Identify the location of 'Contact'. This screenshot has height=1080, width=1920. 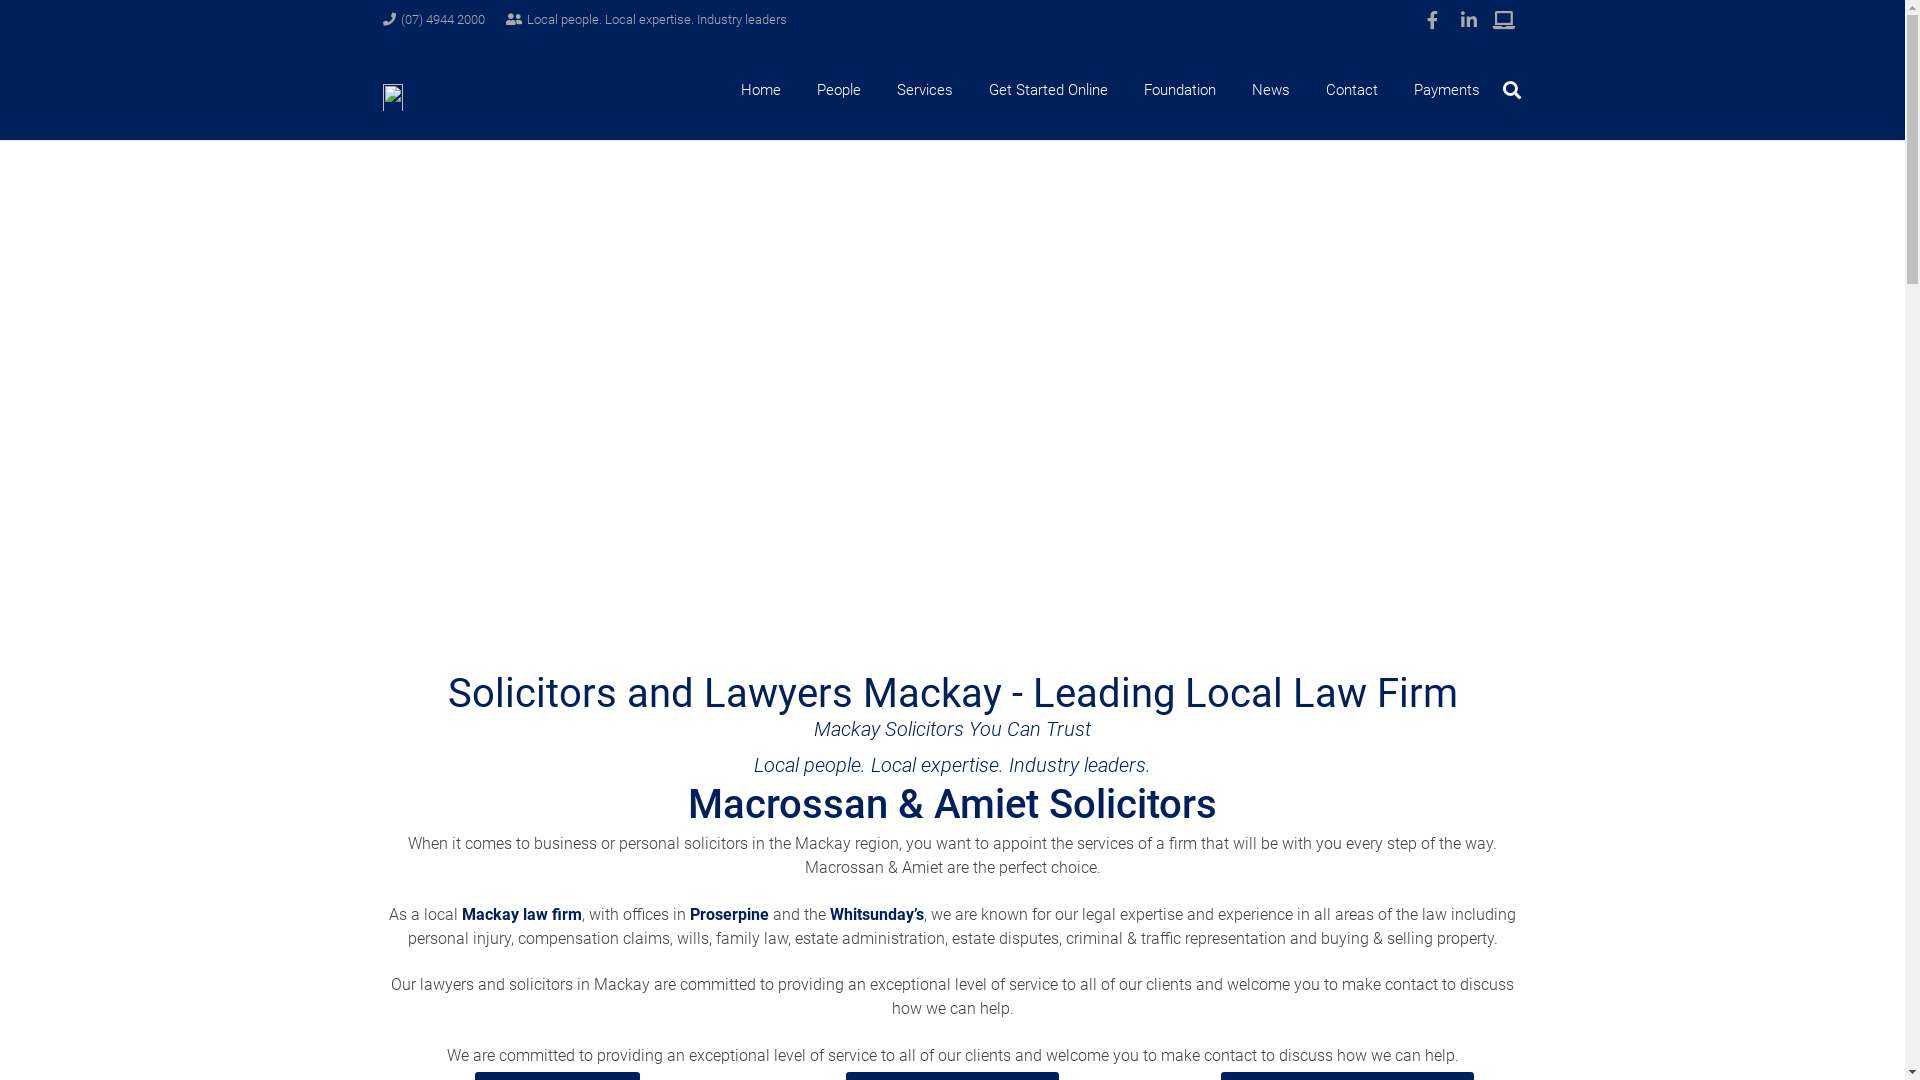
(1352, 88).